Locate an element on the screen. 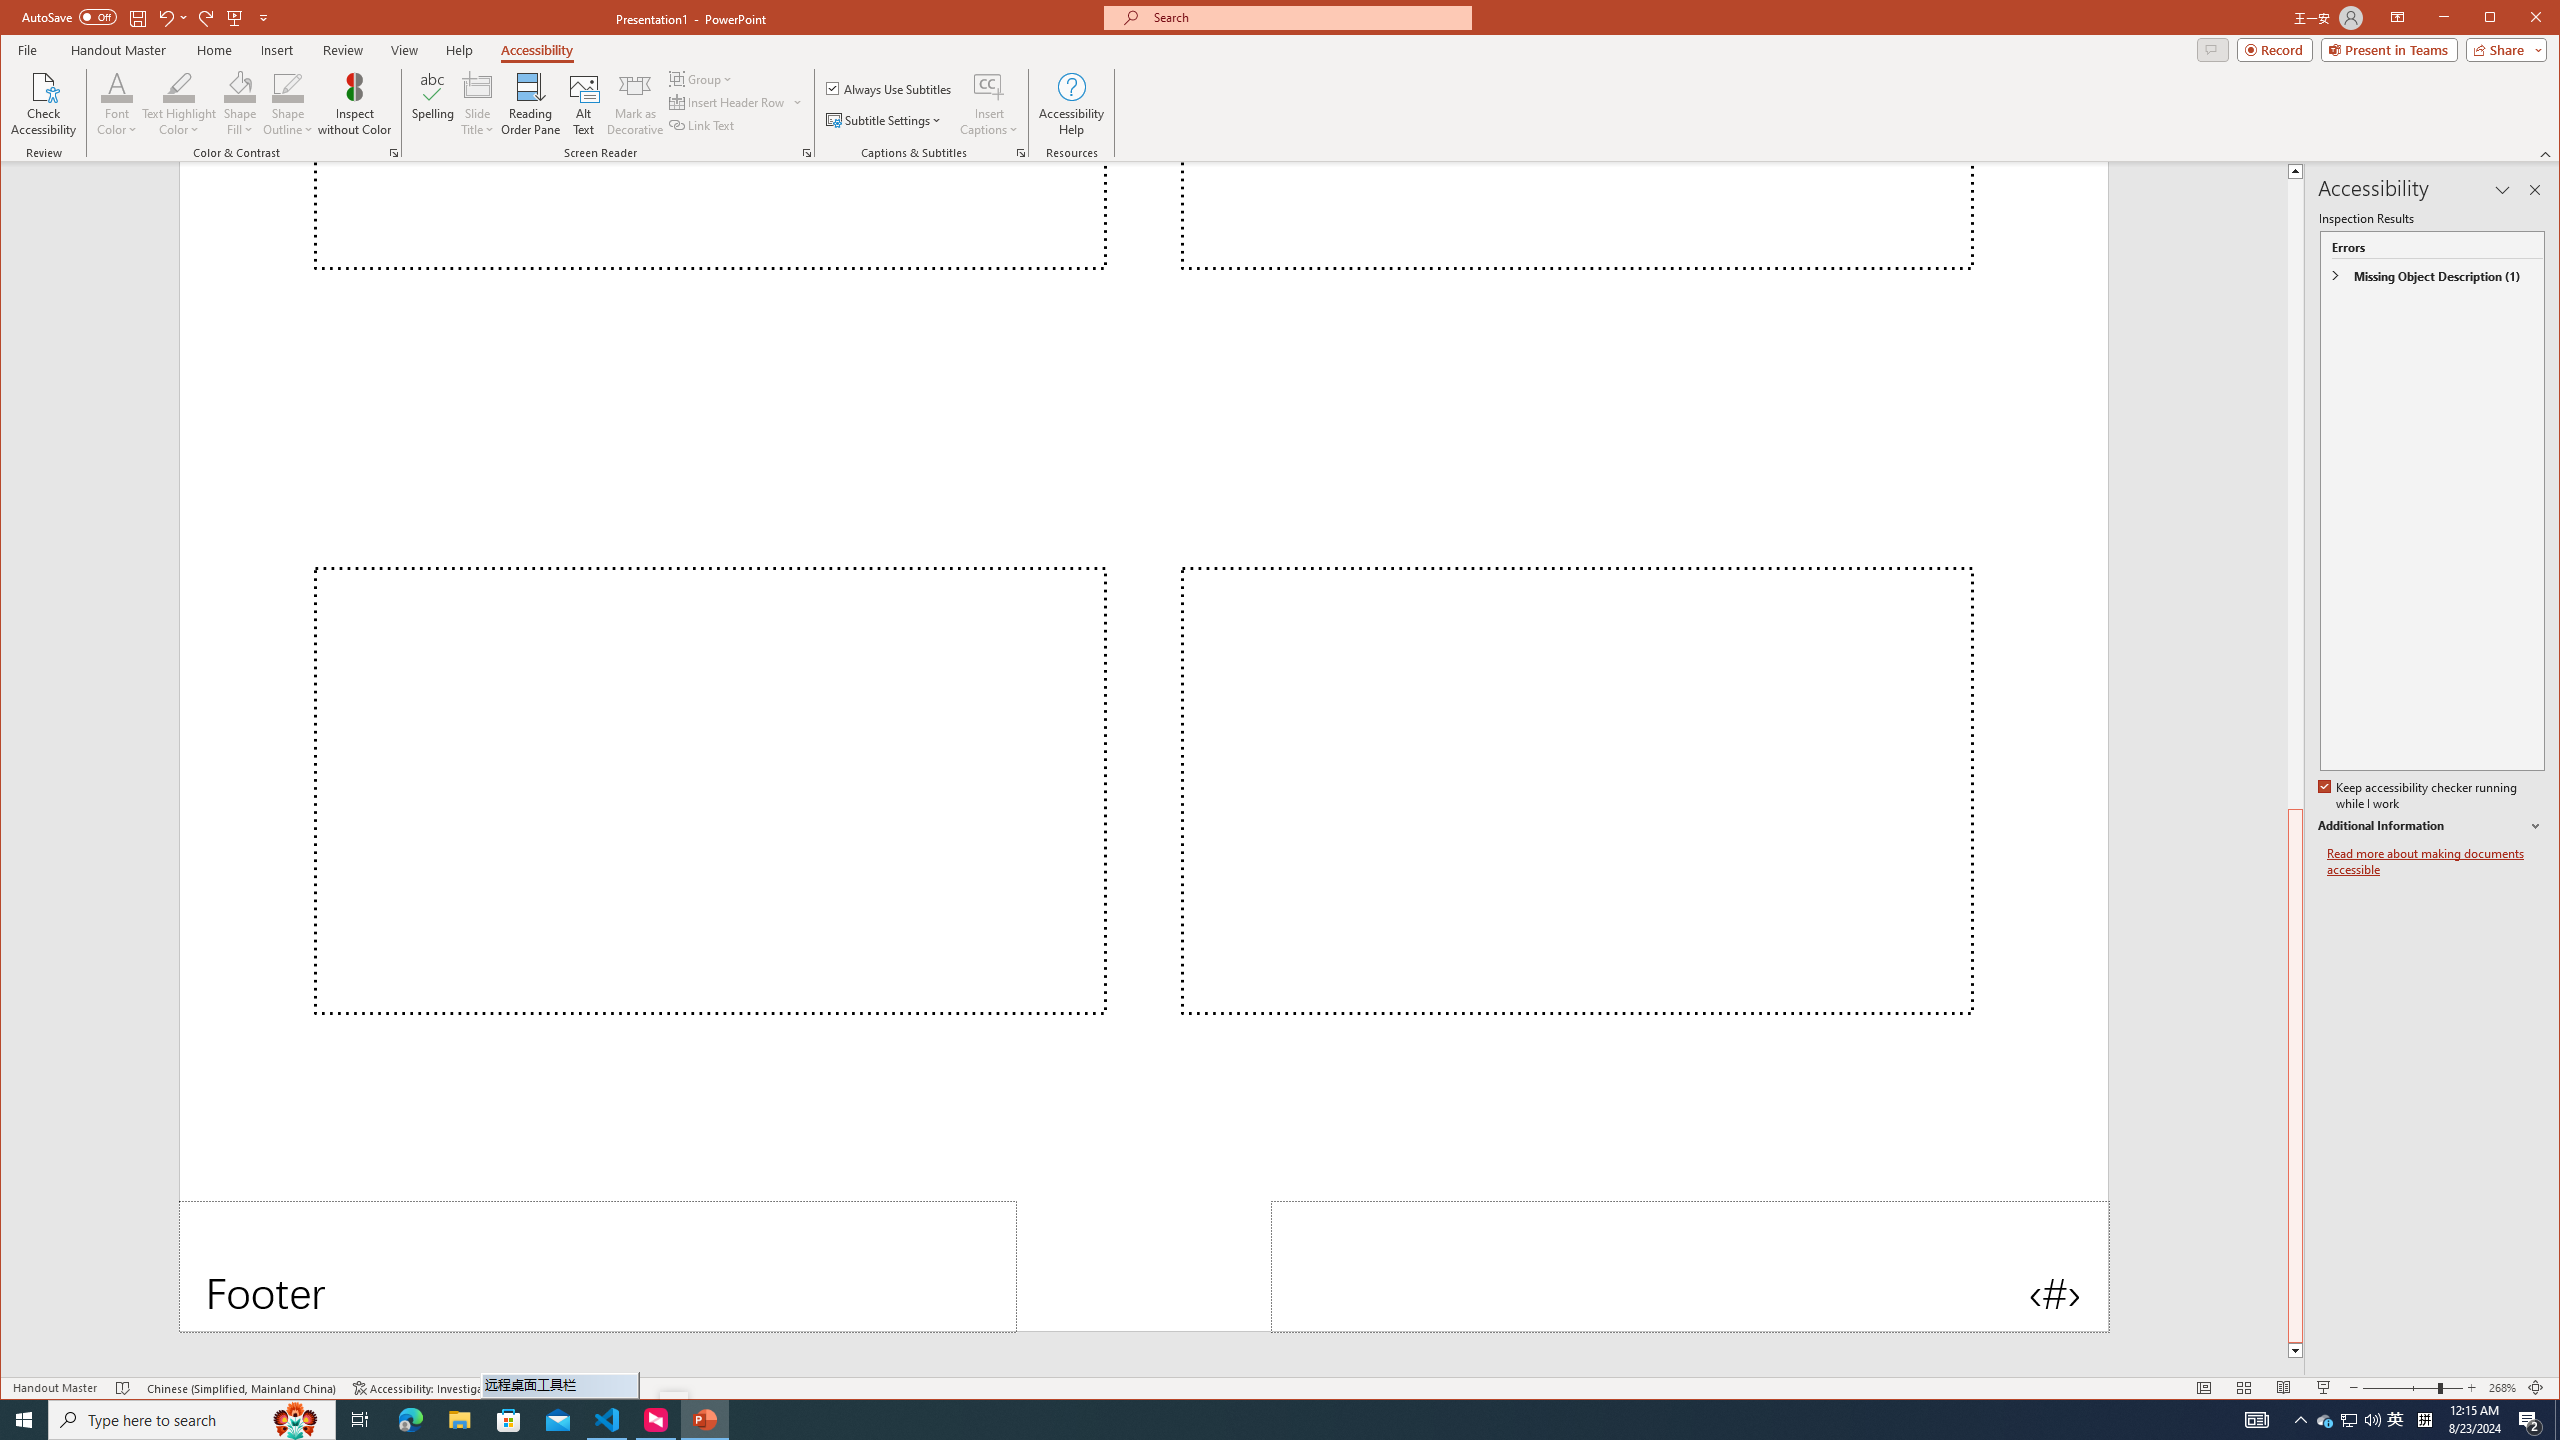  'Maximize' is located at coordinates (2519, 19).